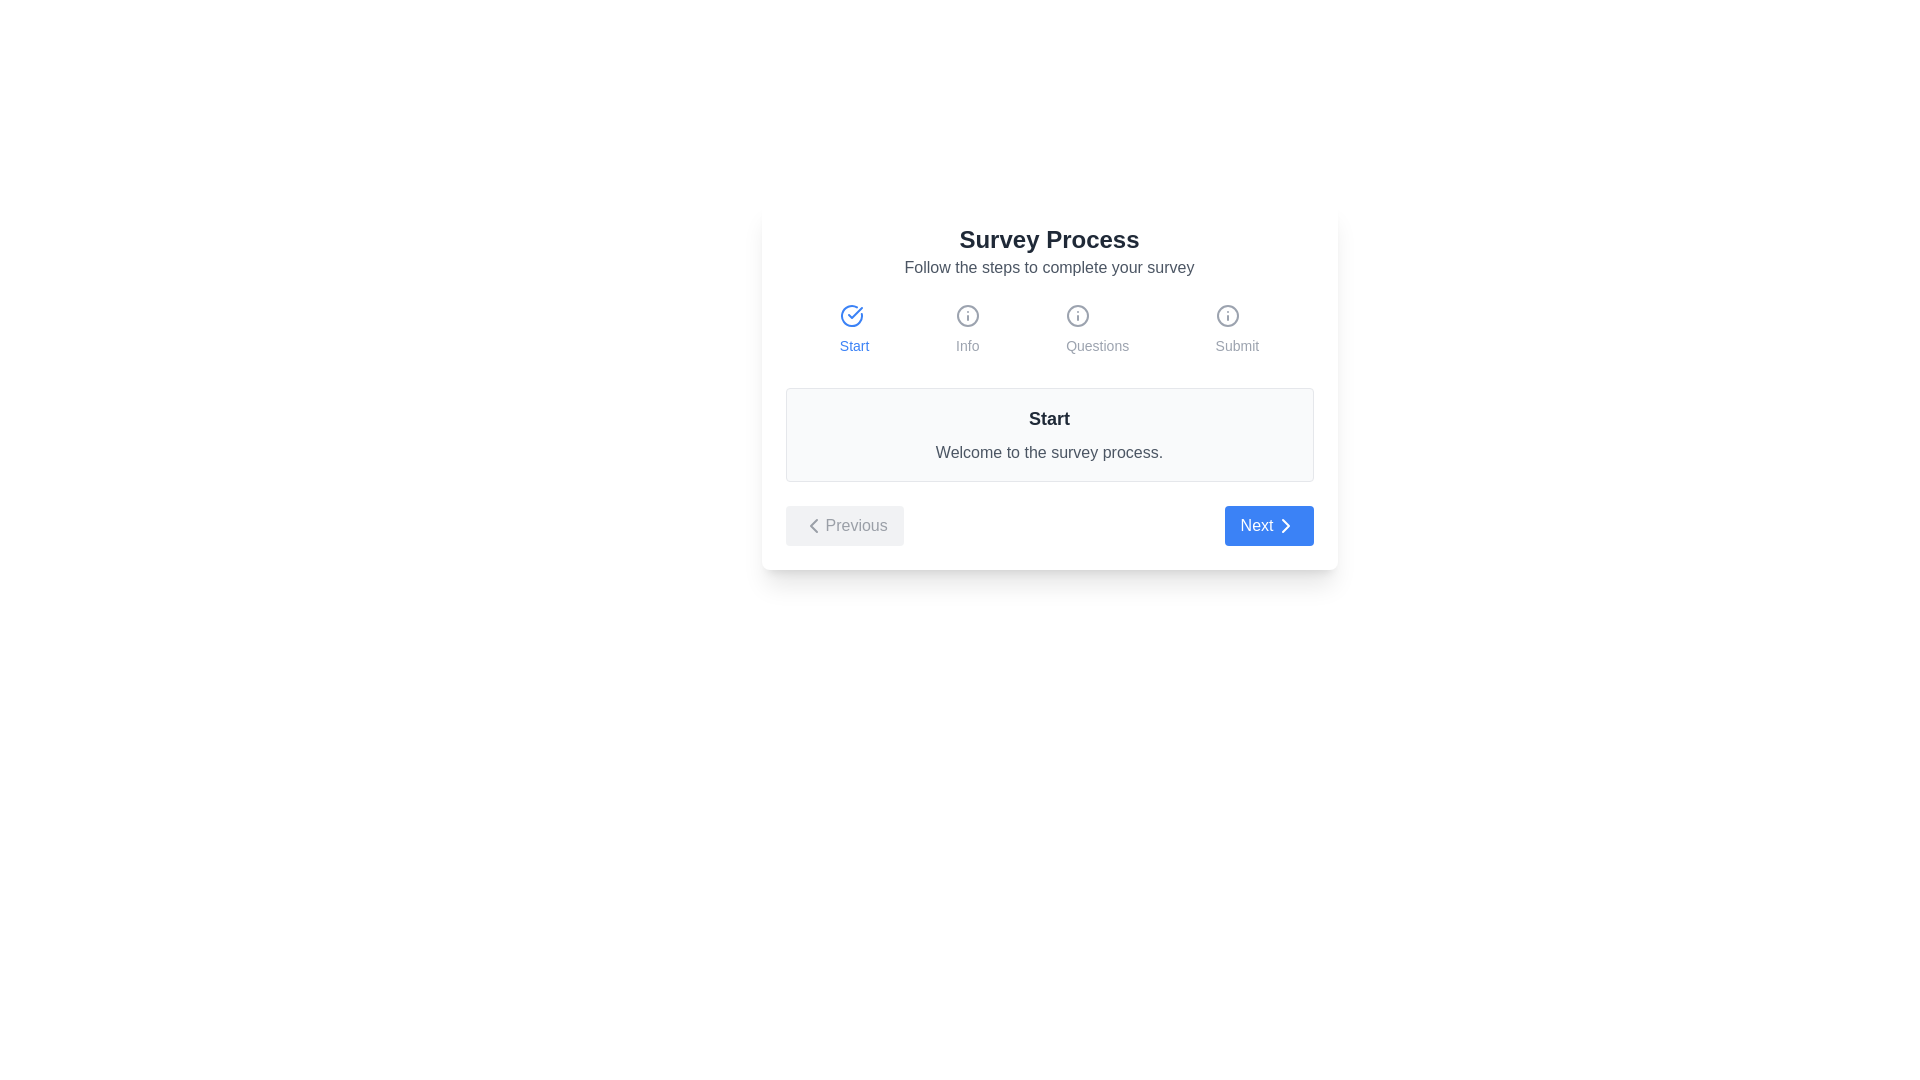 The width and height of the screenshot is (1920, 1080). Describe the element at coordinates (1048, 329) in the screenshot. I see `the step indicators in the progress tracker` at that location.